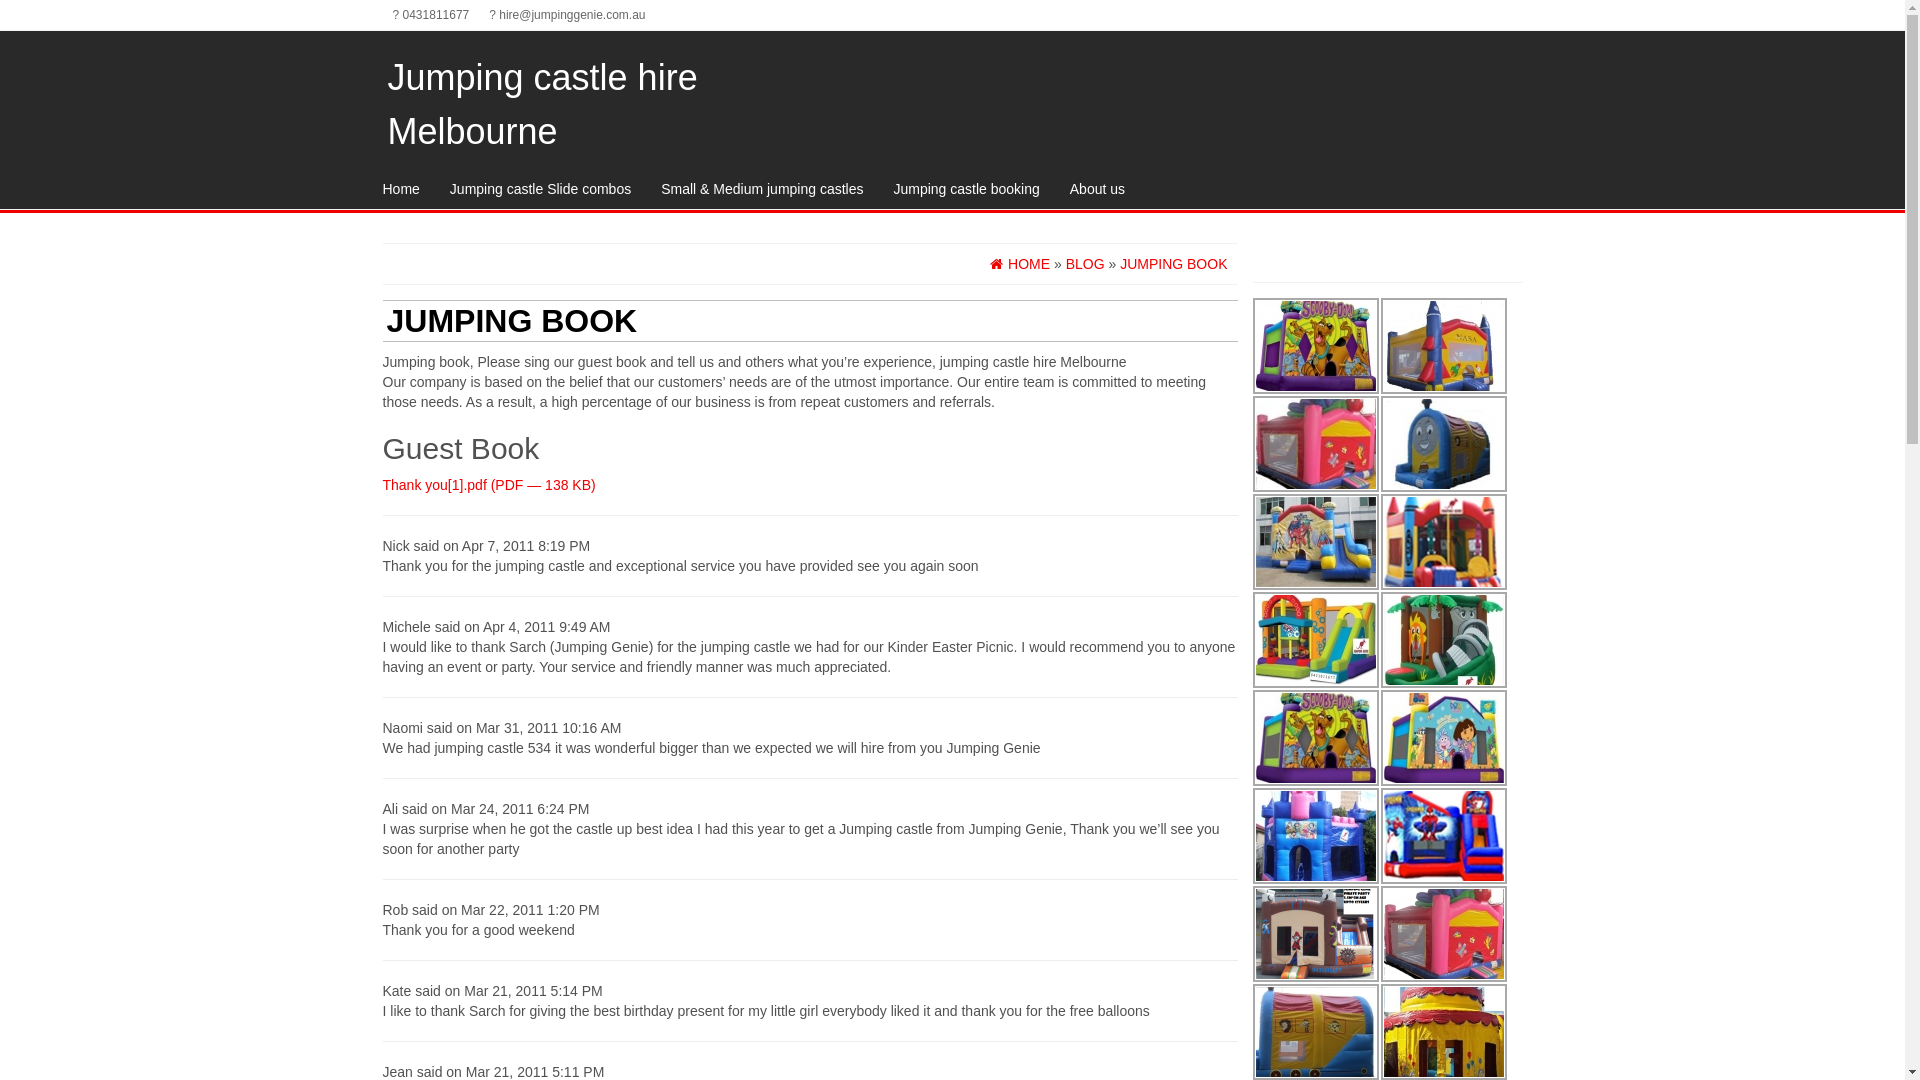 The image size is (1920, 1080). What do you see at coordinates (542, 104) in the screenshot?
I see `'Jumping castle hire Melbourne'` at bounding box center [542, 104].